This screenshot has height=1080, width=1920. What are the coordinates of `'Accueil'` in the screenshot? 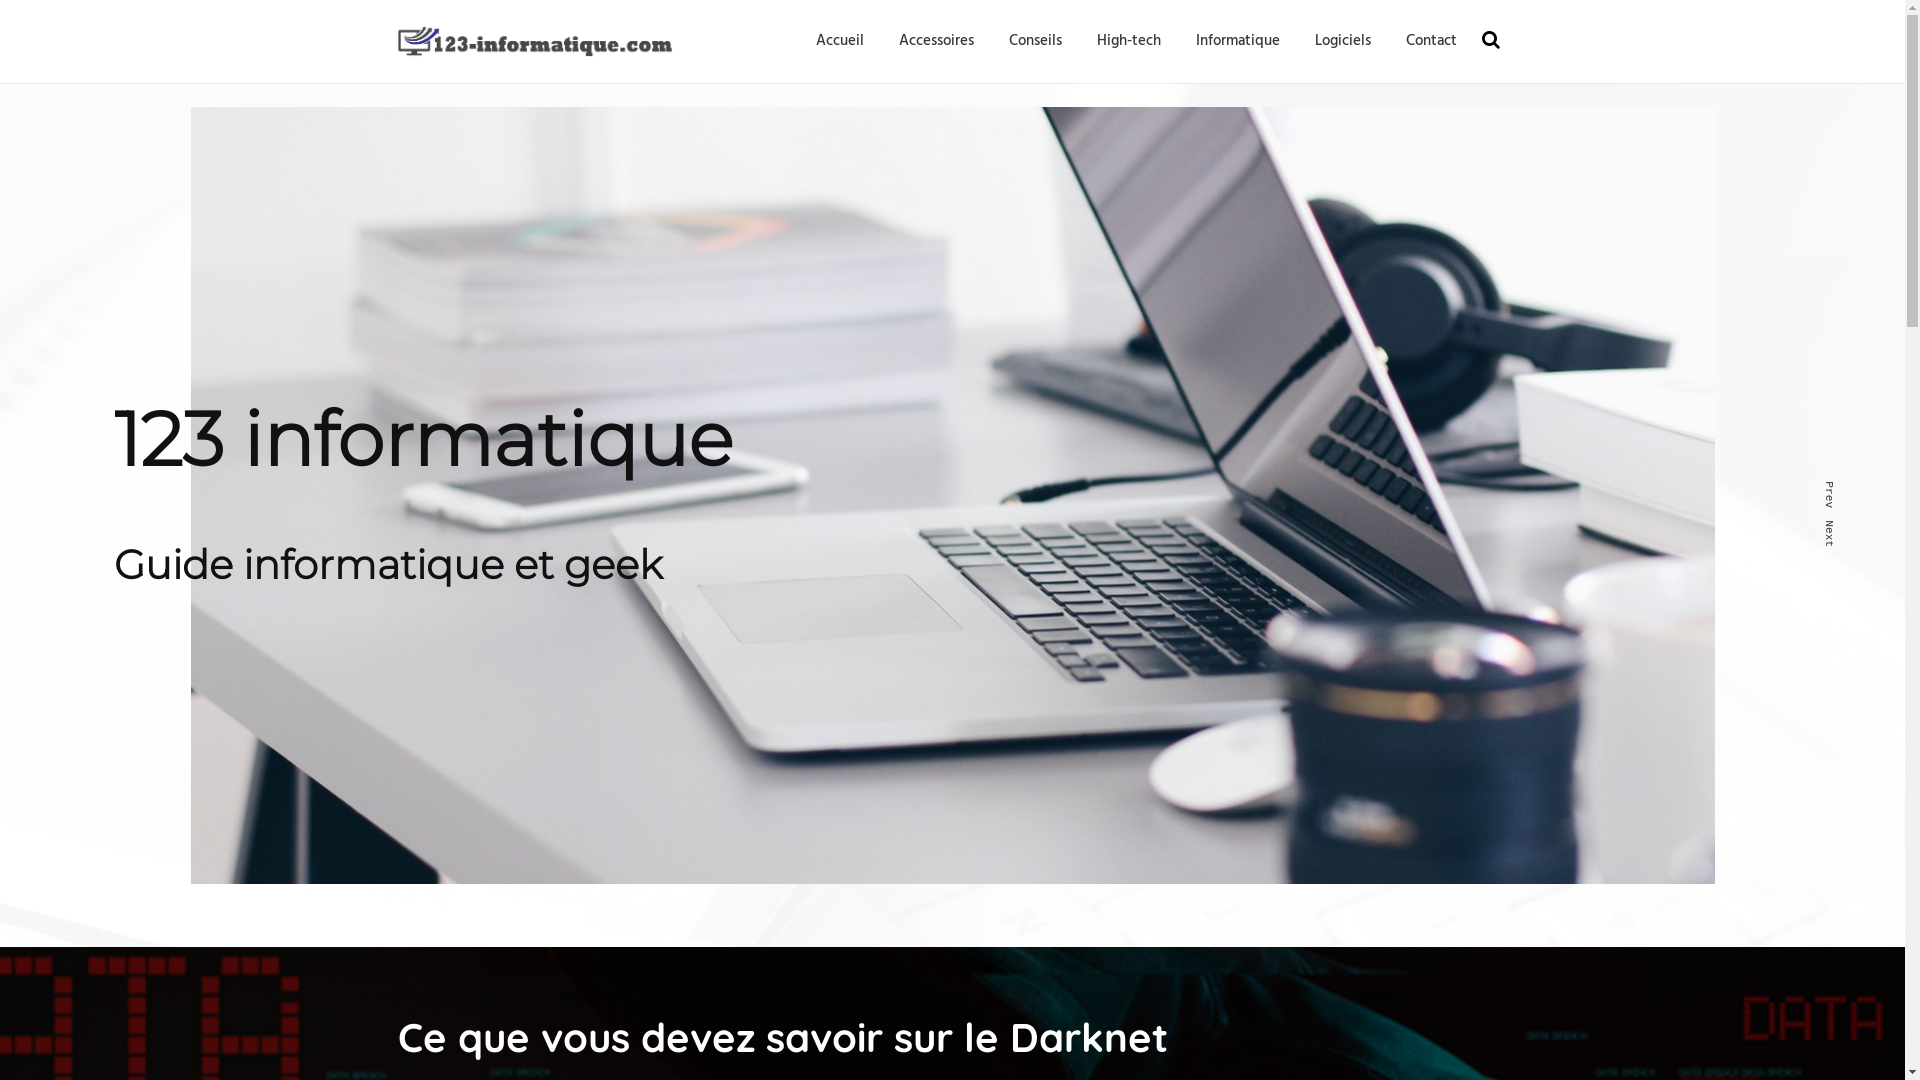 It's located at (816, 41).